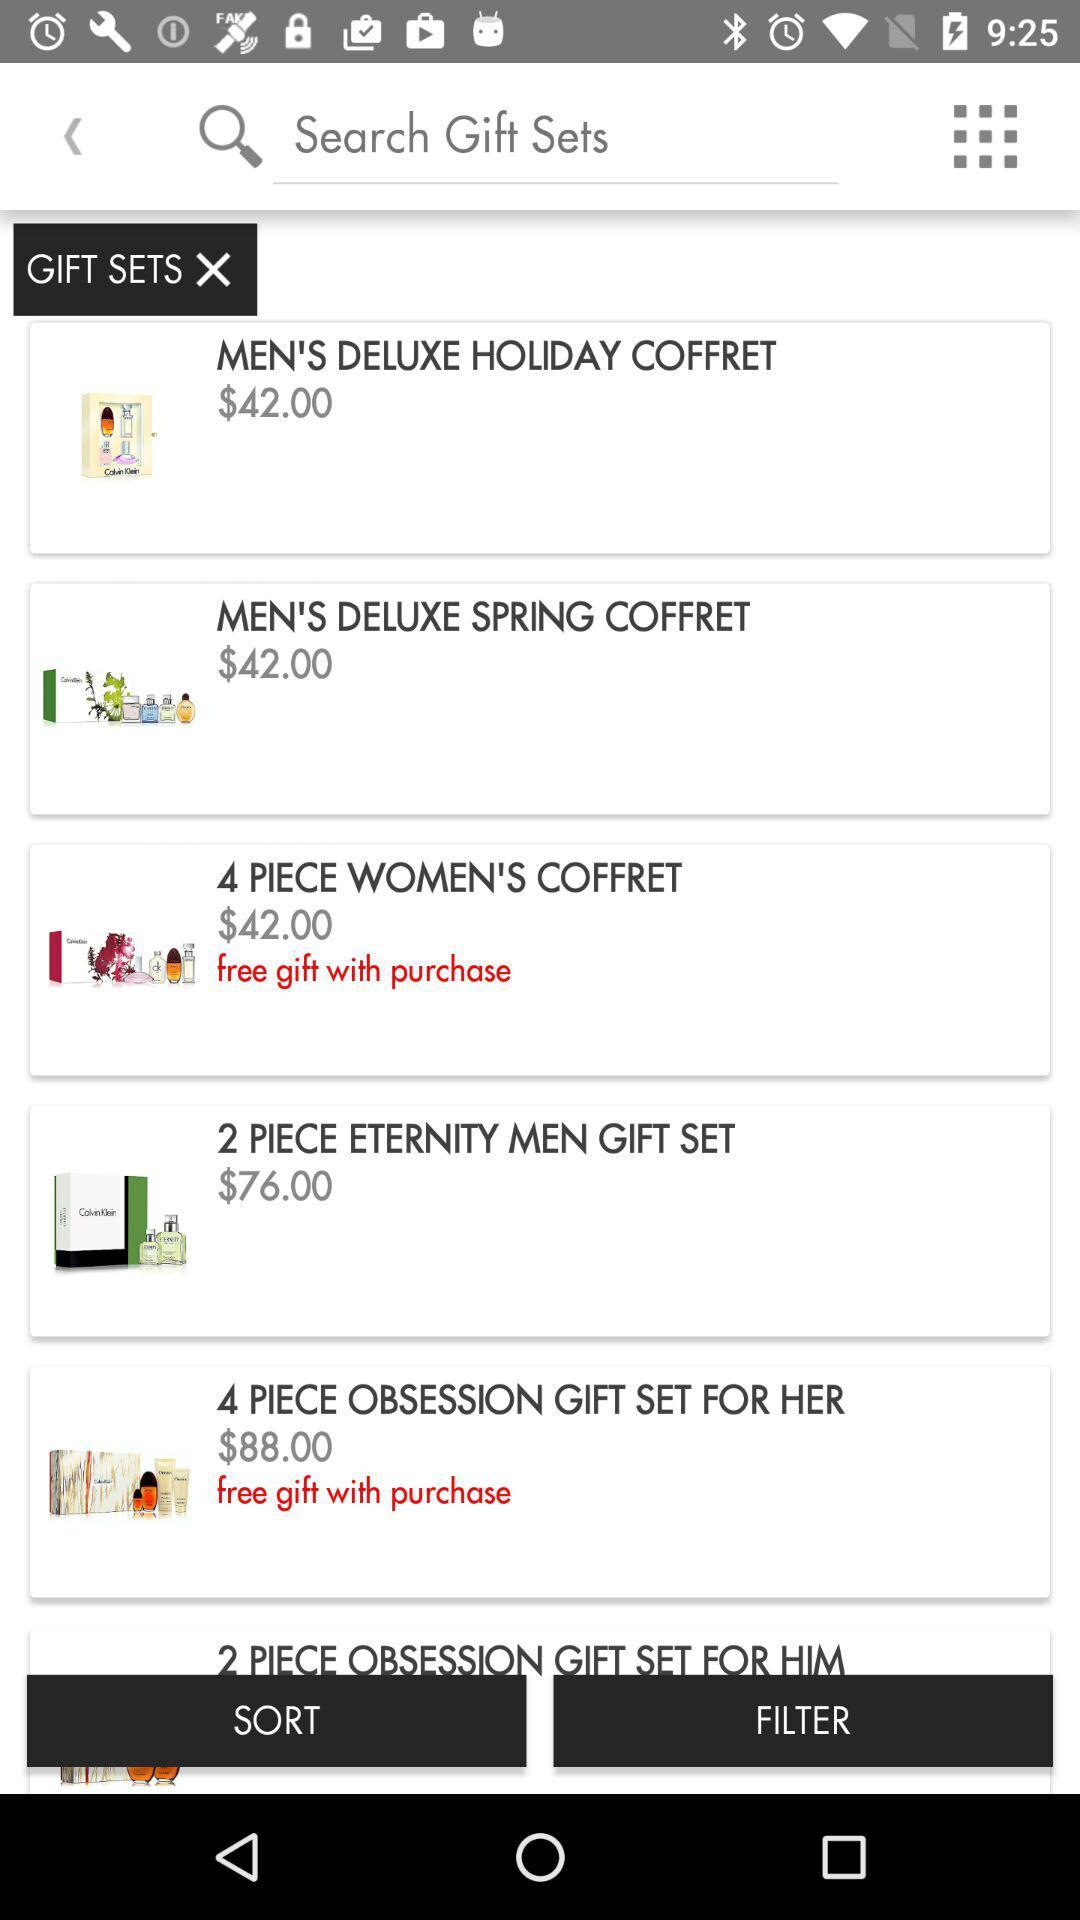  Describe the element at coordinates (984, 135) in the screenshot. I see `the item above filter` at that location.